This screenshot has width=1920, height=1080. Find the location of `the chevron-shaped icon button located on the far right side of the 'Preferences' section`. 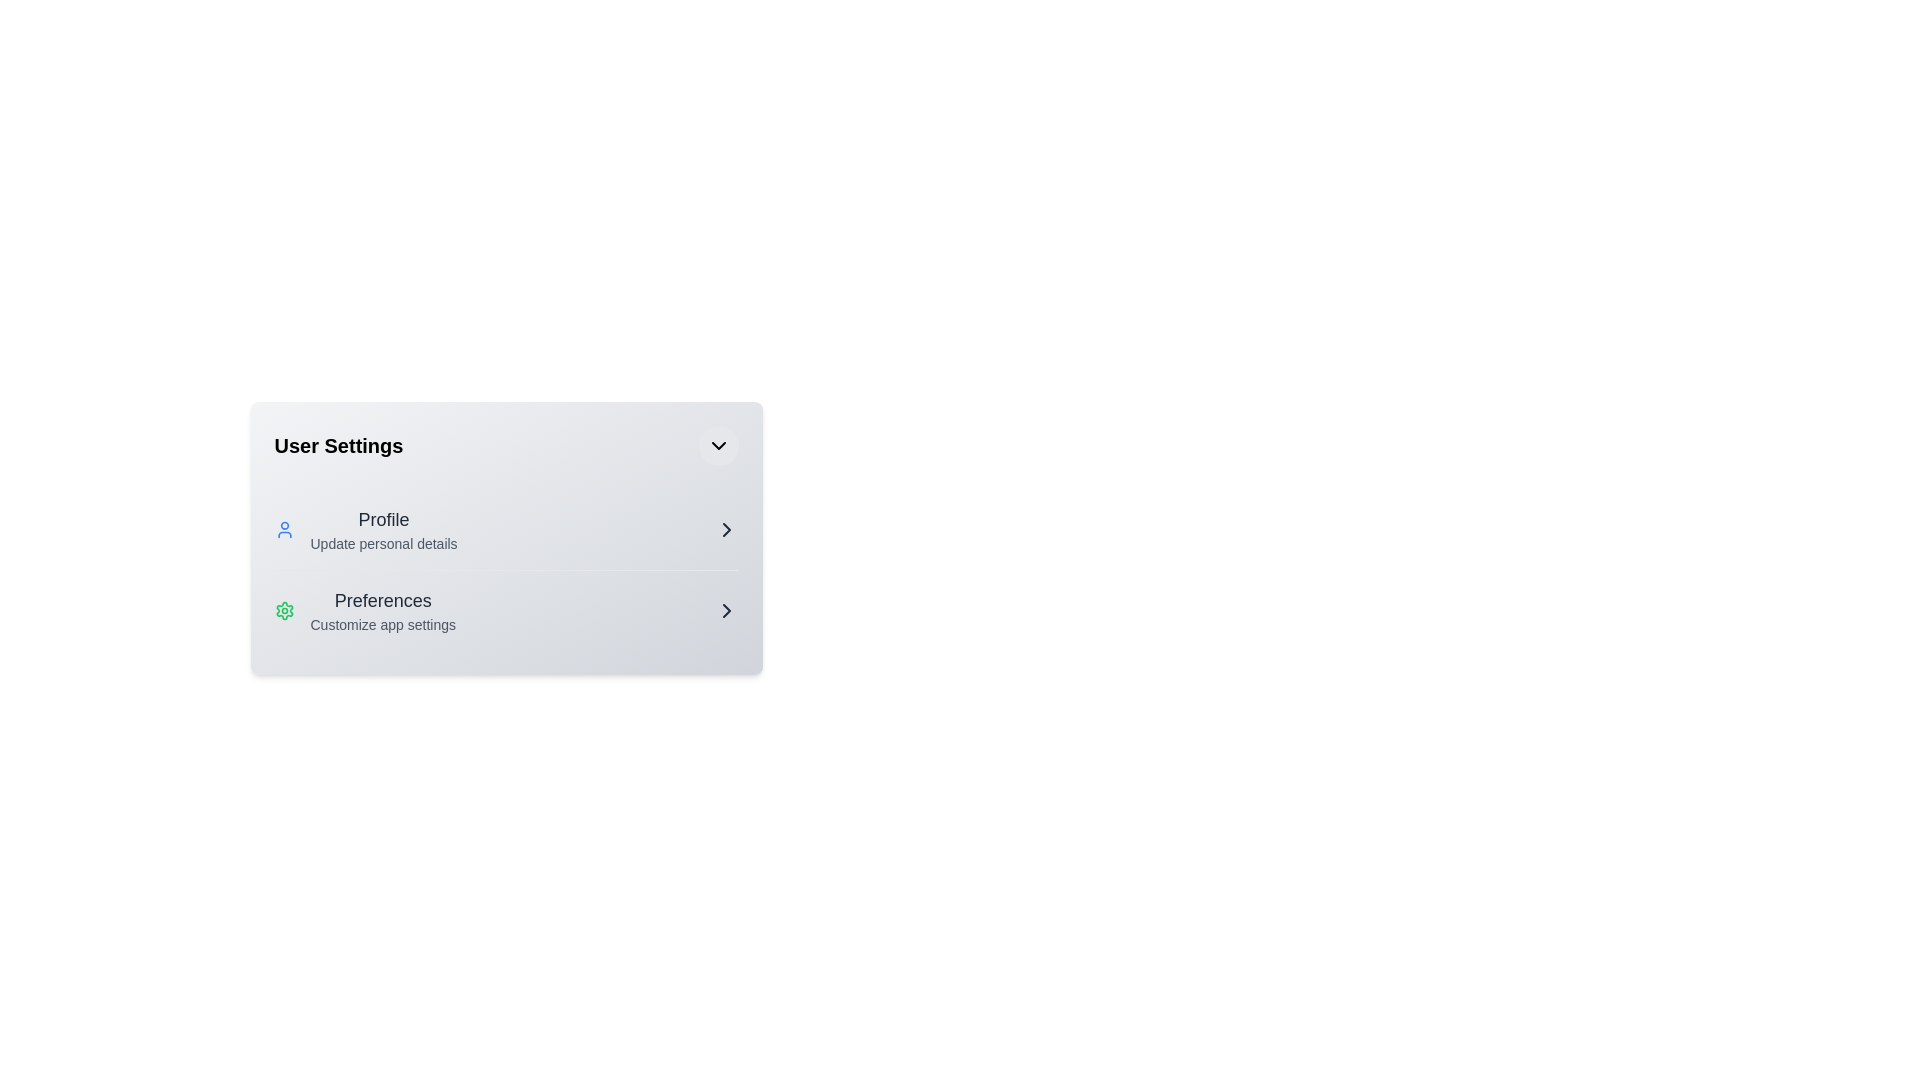

the chevron-shaped icon button located on the far right side of the 'Preferences' section is located at coordinates (725, 609).